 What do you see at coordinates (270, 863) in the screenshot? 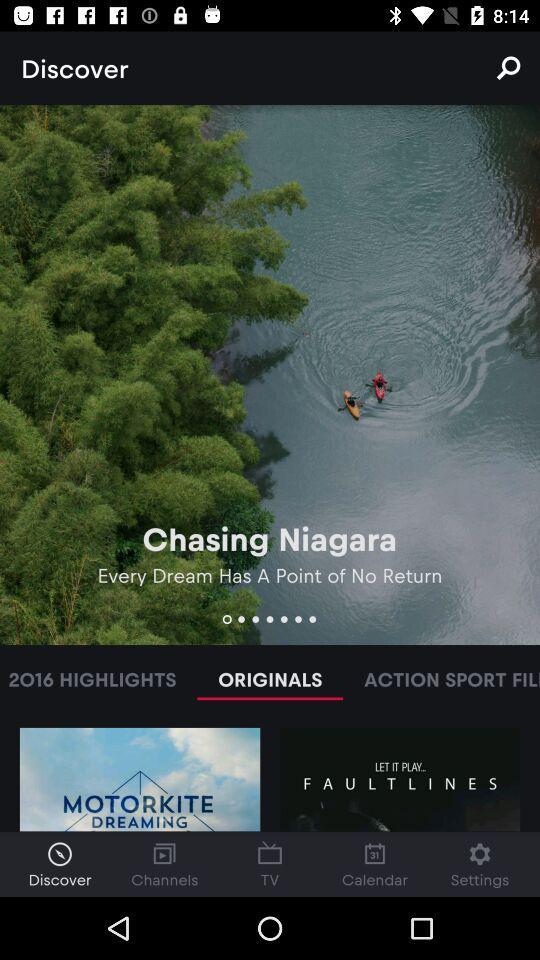
I see `the date_range icon` at bounding box center [270, 863].